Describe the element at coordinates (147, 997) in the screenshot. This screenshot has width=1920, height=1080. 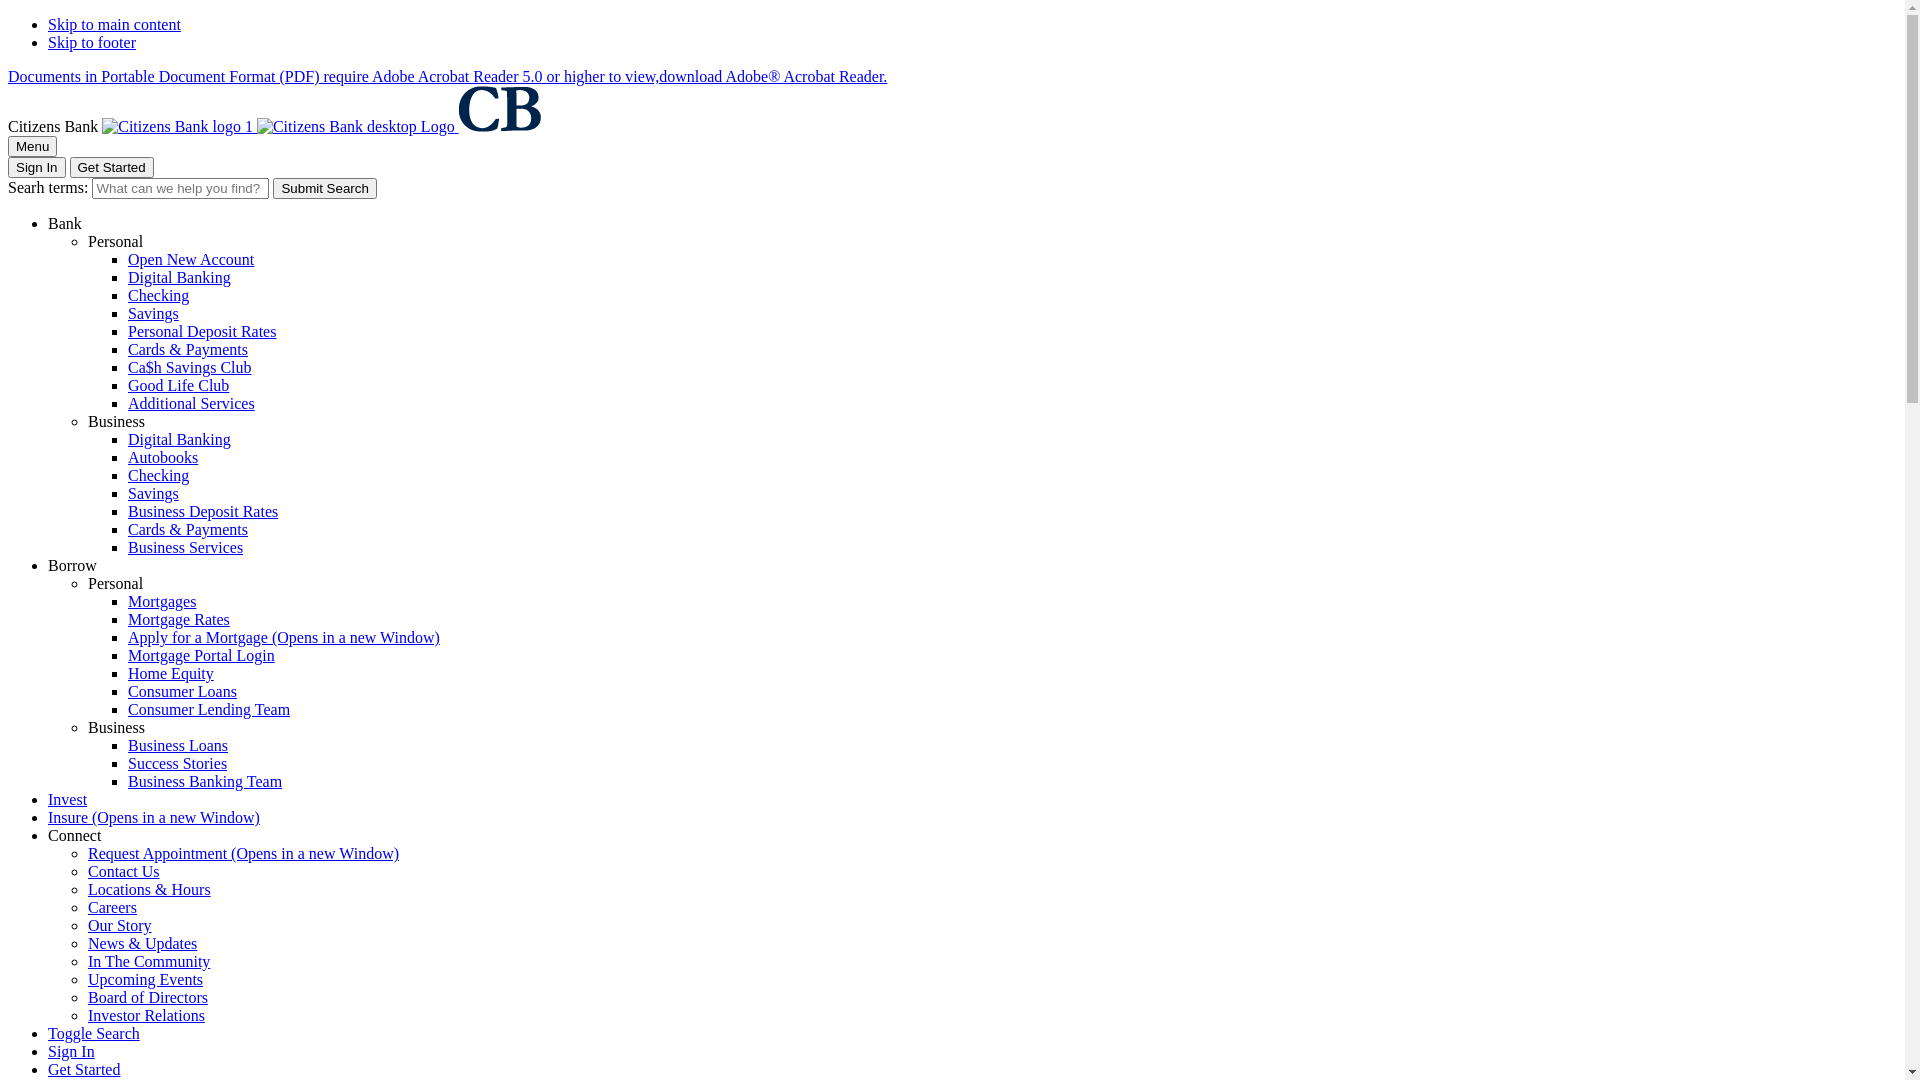
I see `'Board of Directors'` at that location.